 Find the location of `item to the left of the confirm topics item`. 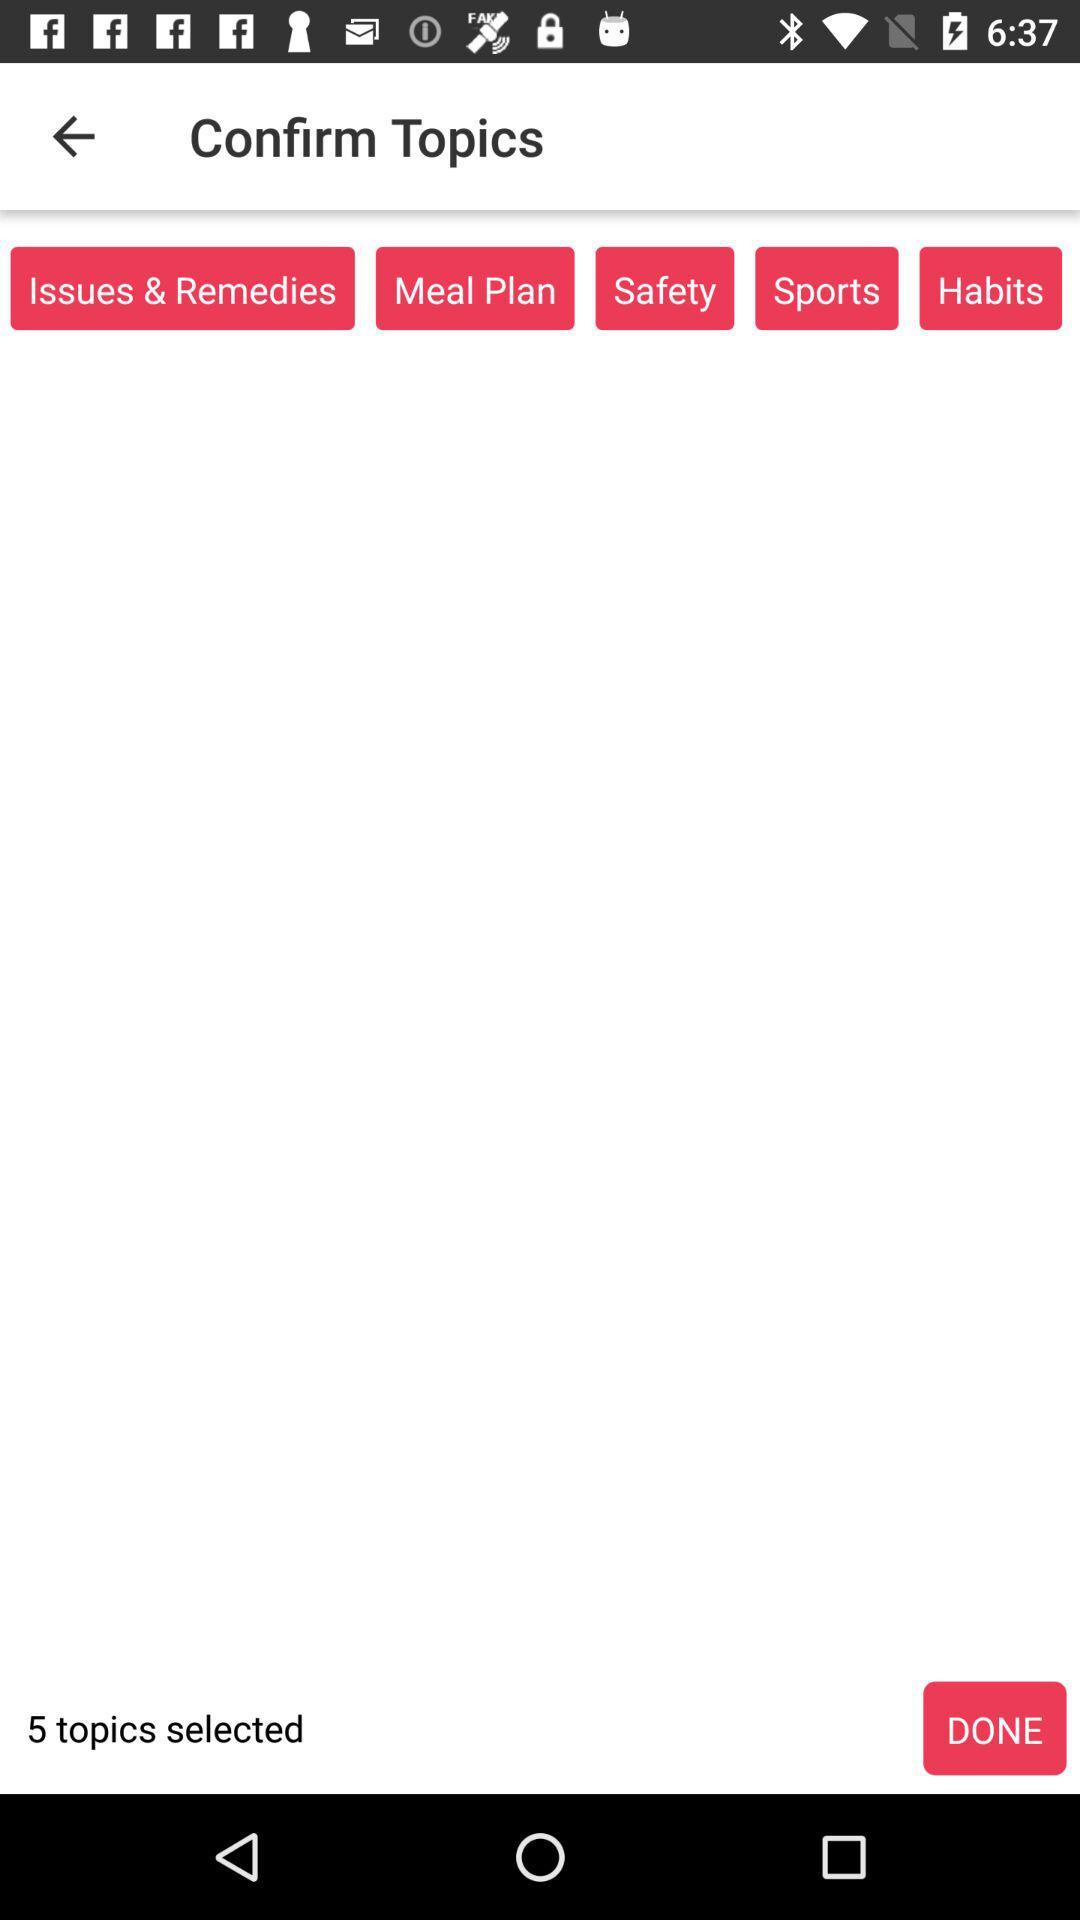

item to the left of the confirm topics item is located at coordinates (72, 135).